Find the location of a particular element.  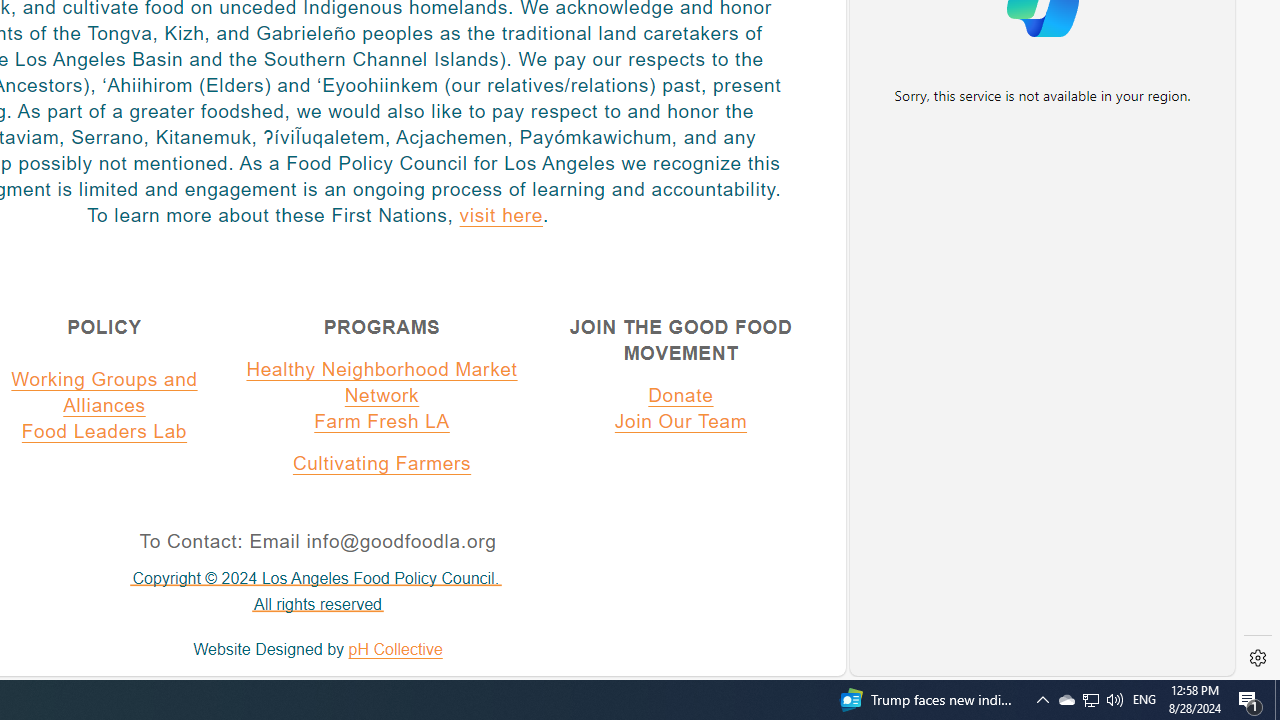

'Donate' is located at coordinates (680, 395).